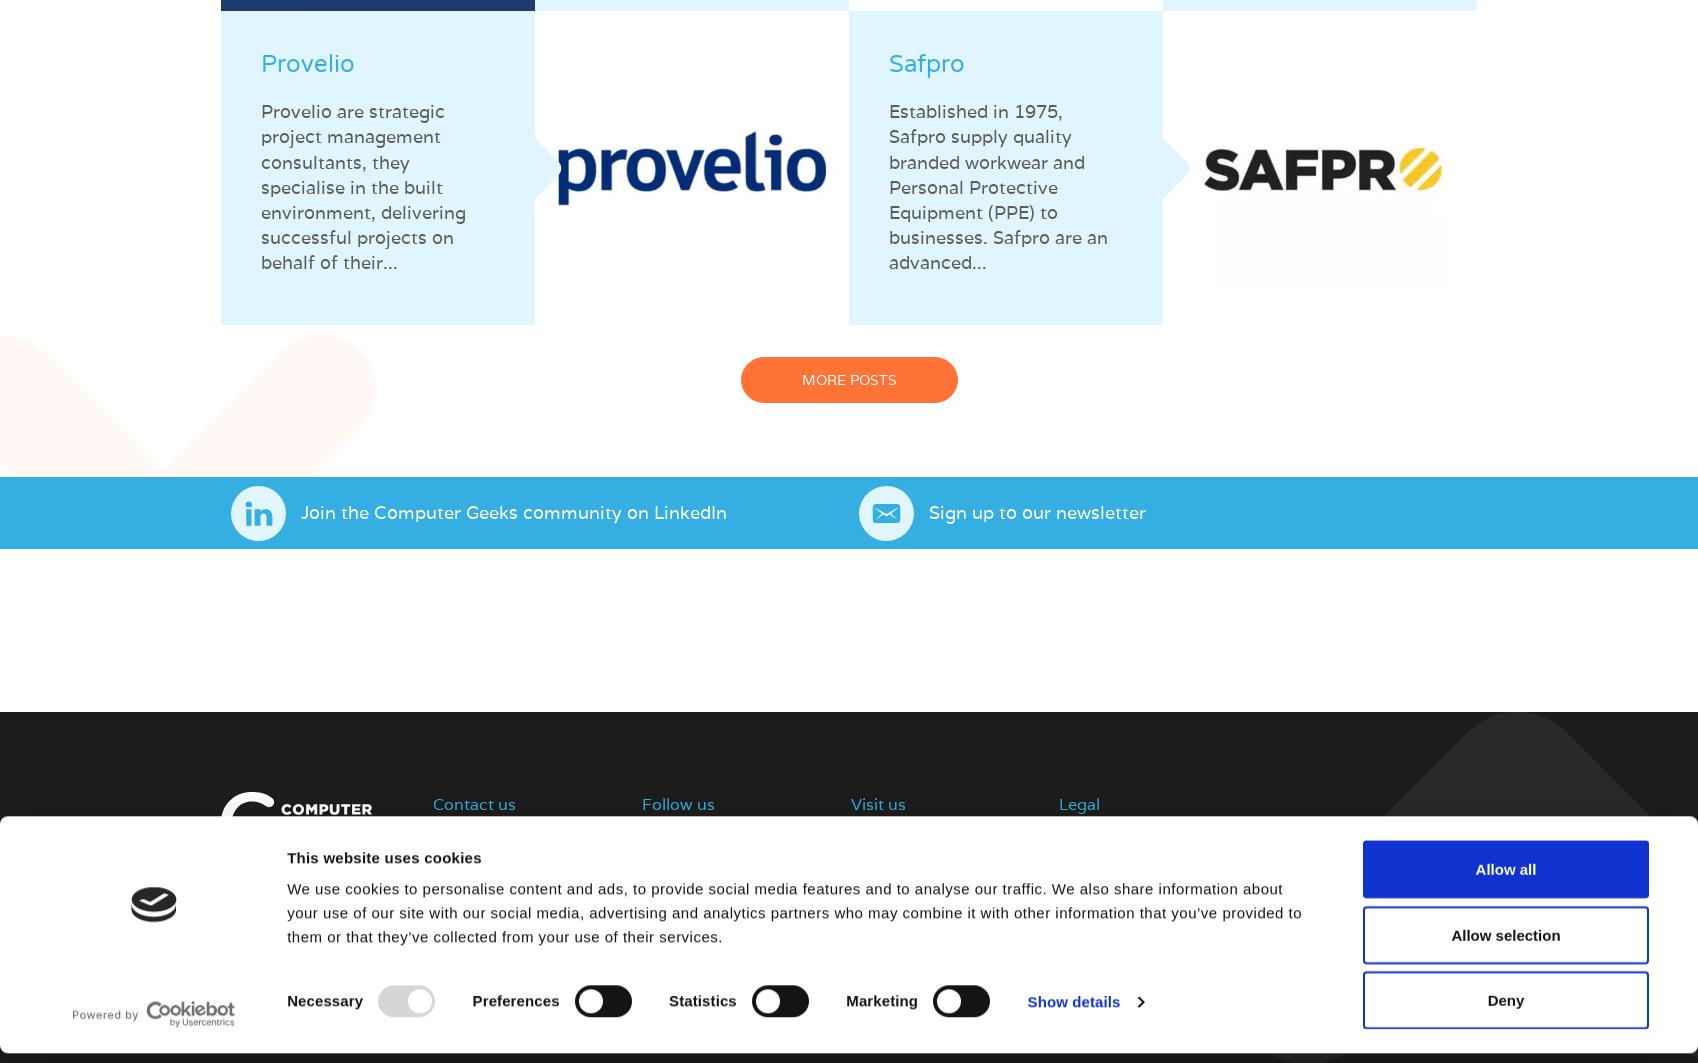  Describe the element at coordinates (1104, 868) in the screenshot. I see `'Privacy Policy'` at that location.